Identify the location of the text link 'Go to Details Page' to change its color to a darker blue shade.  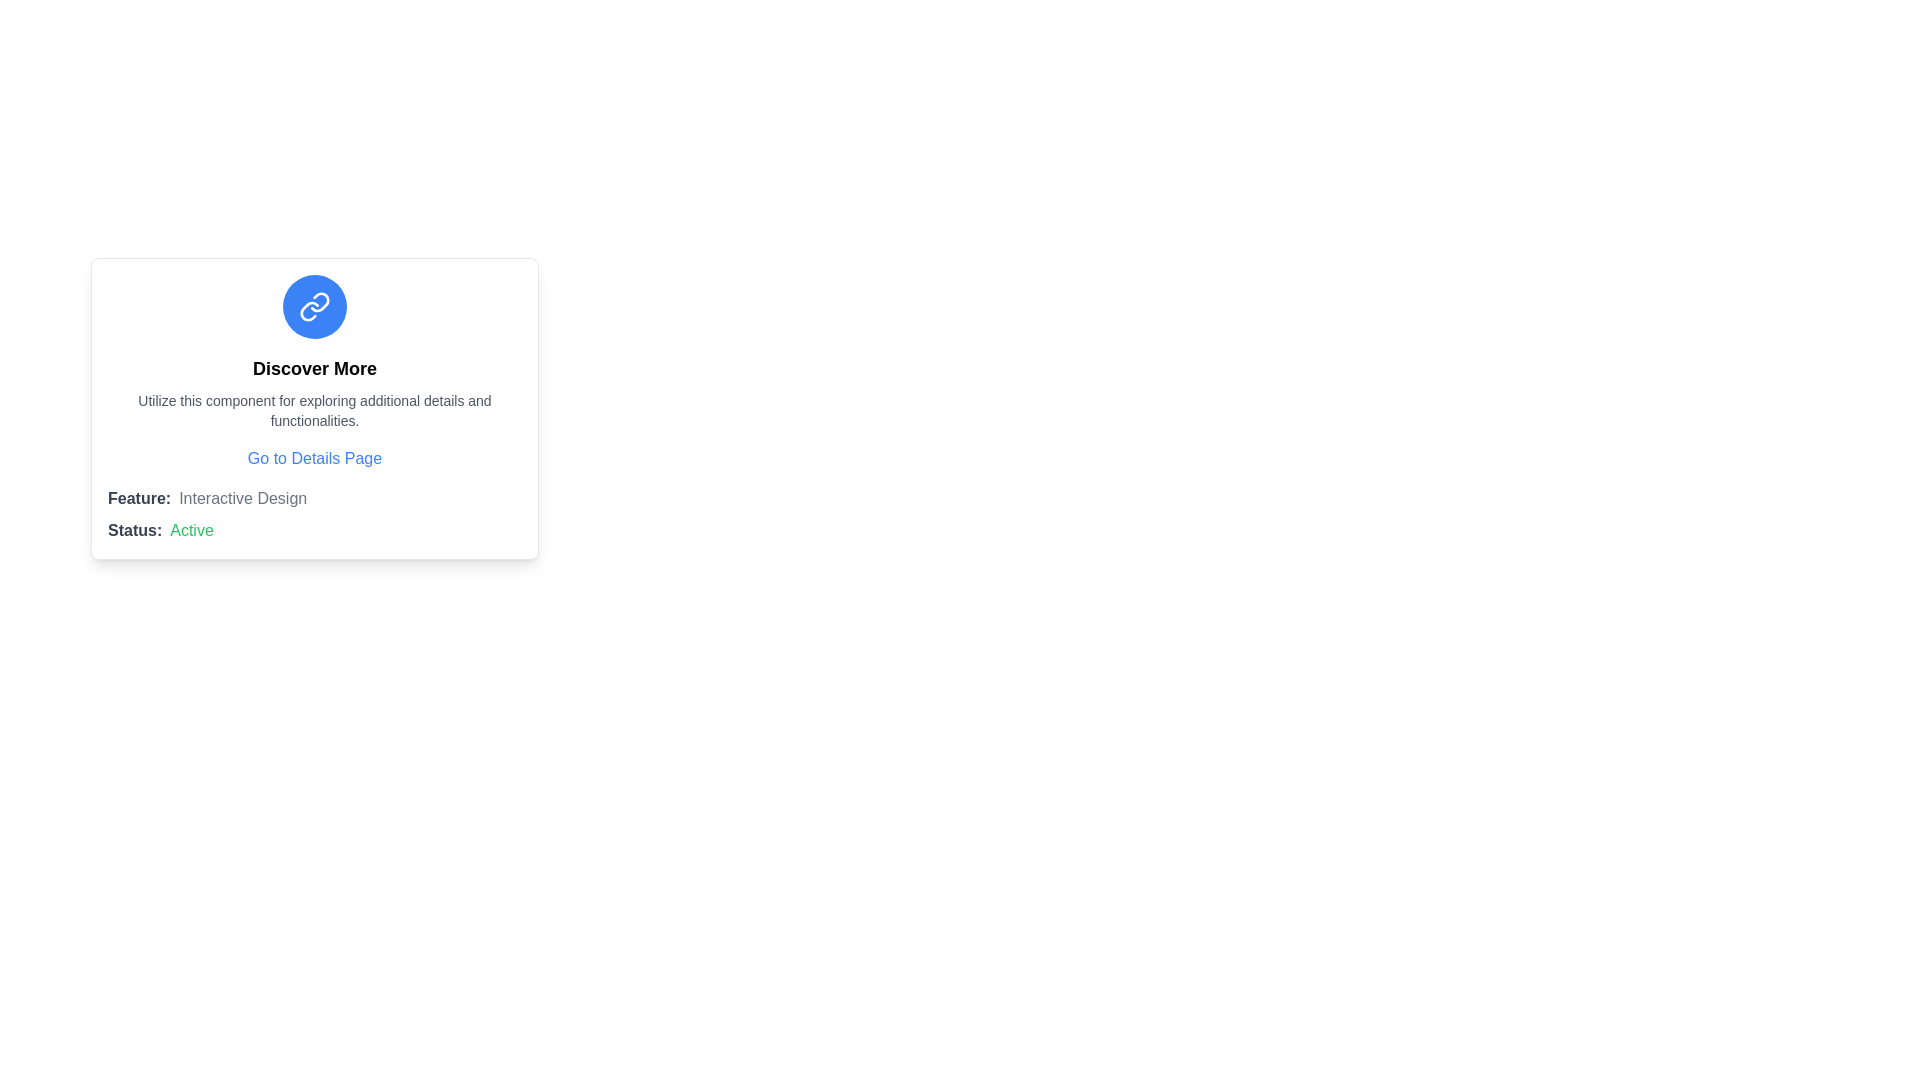
(314, 459).